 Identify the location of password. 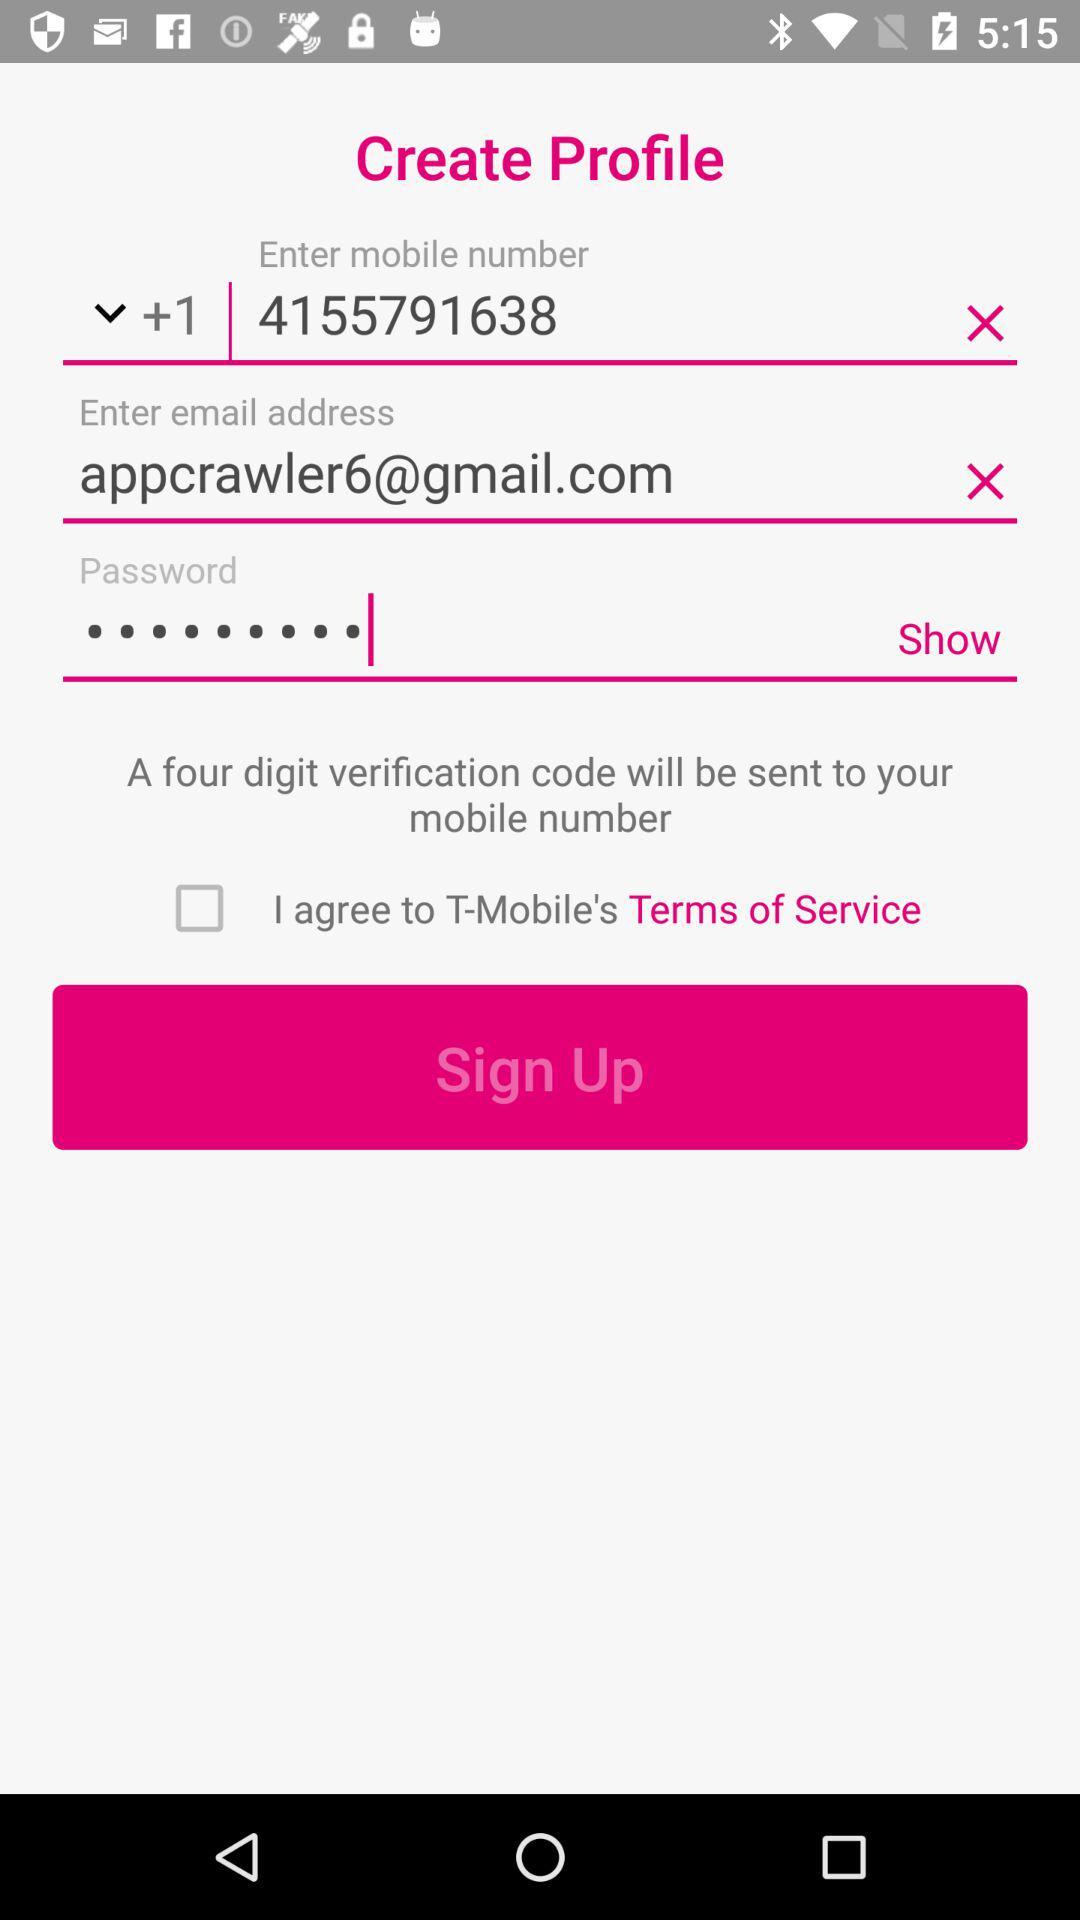
(472, 628).